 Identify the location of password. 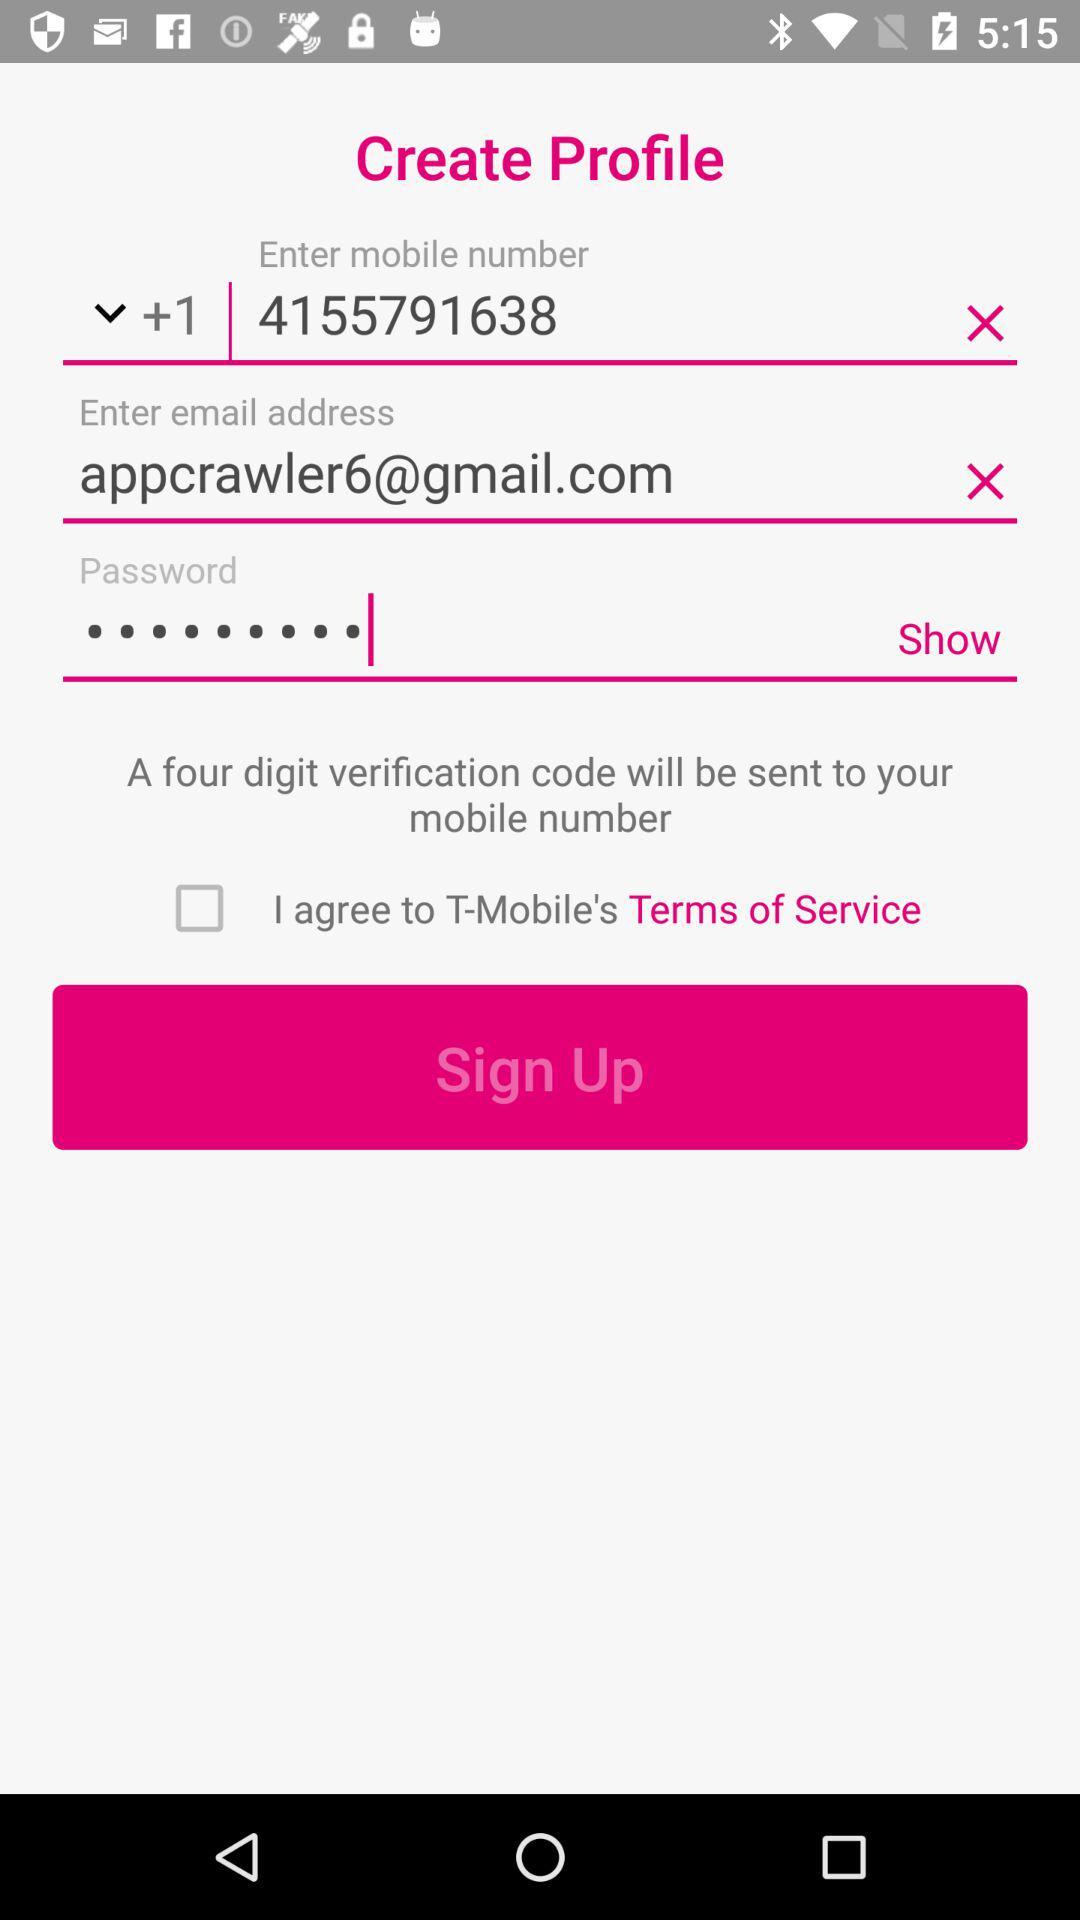
(472, 628).